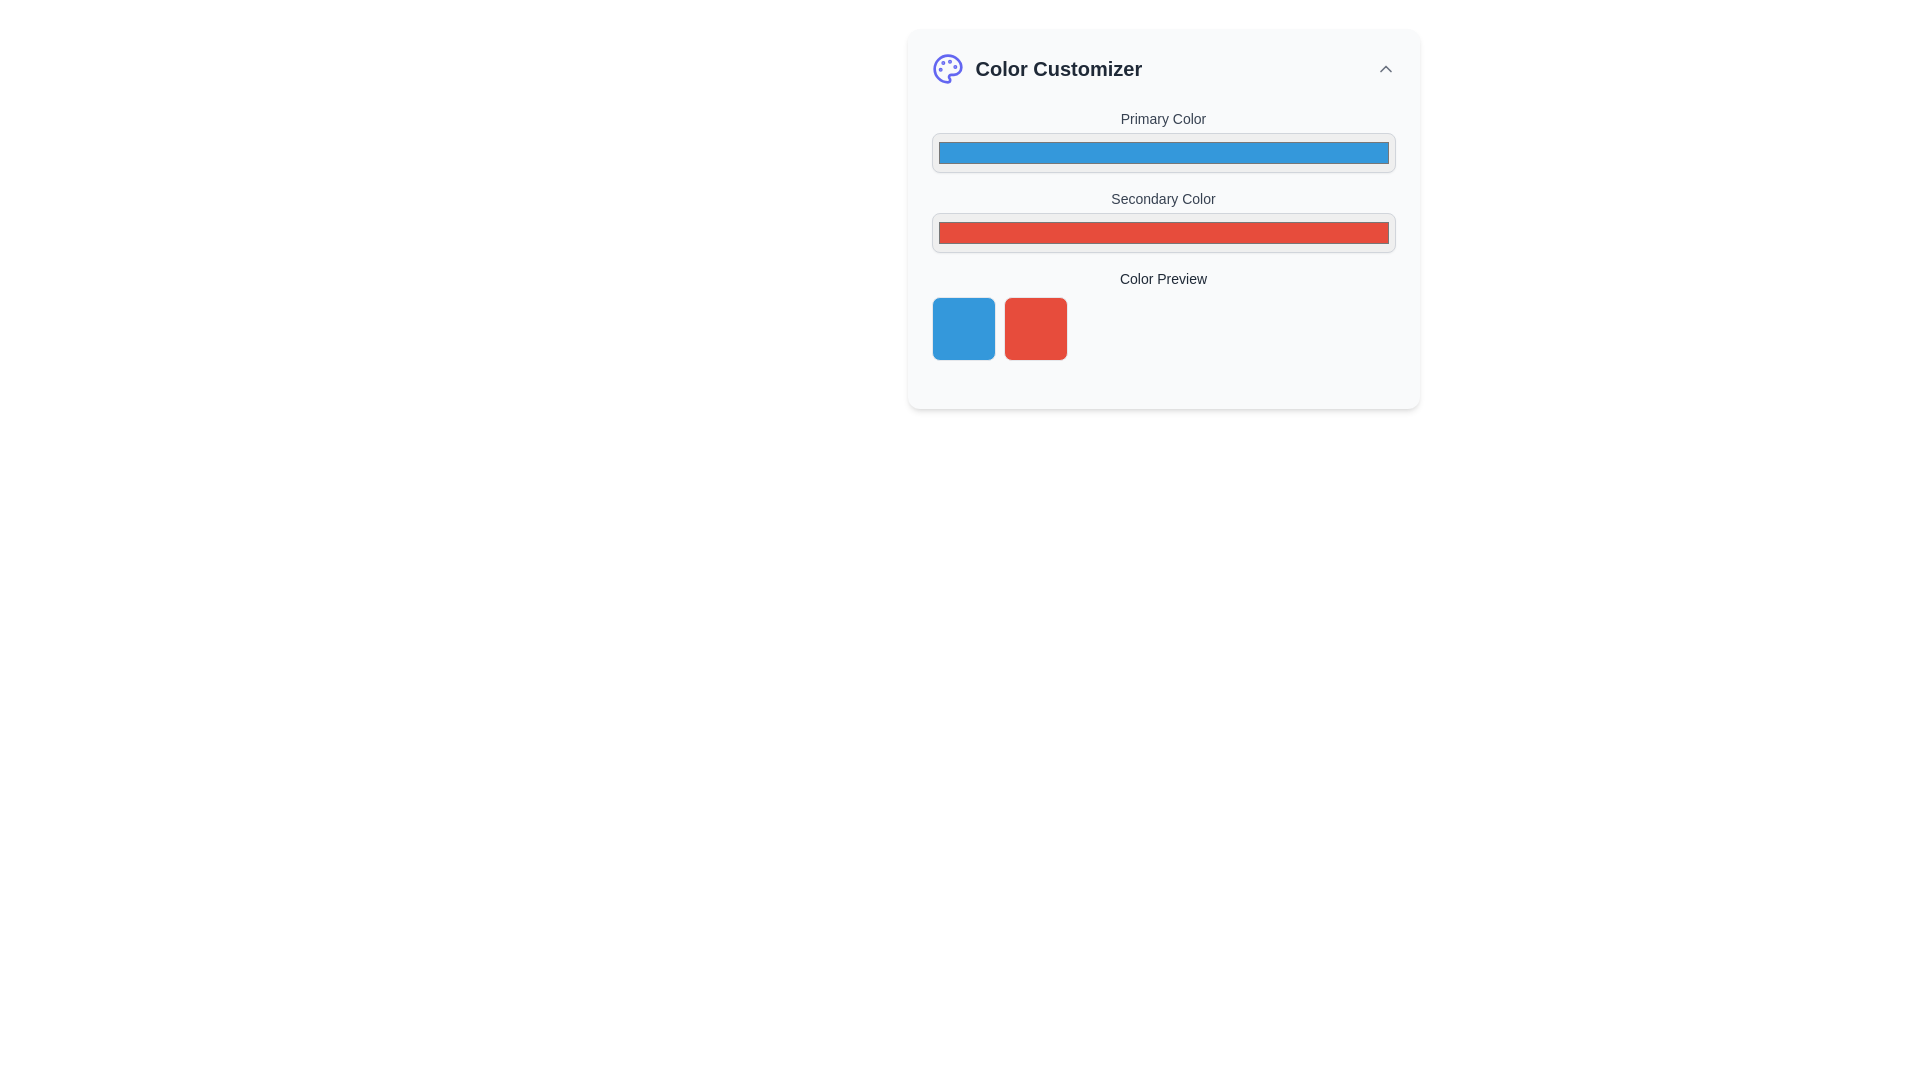 This screenshot has width=1920, height=1080. I want to click on the color, so click(1163, 152).